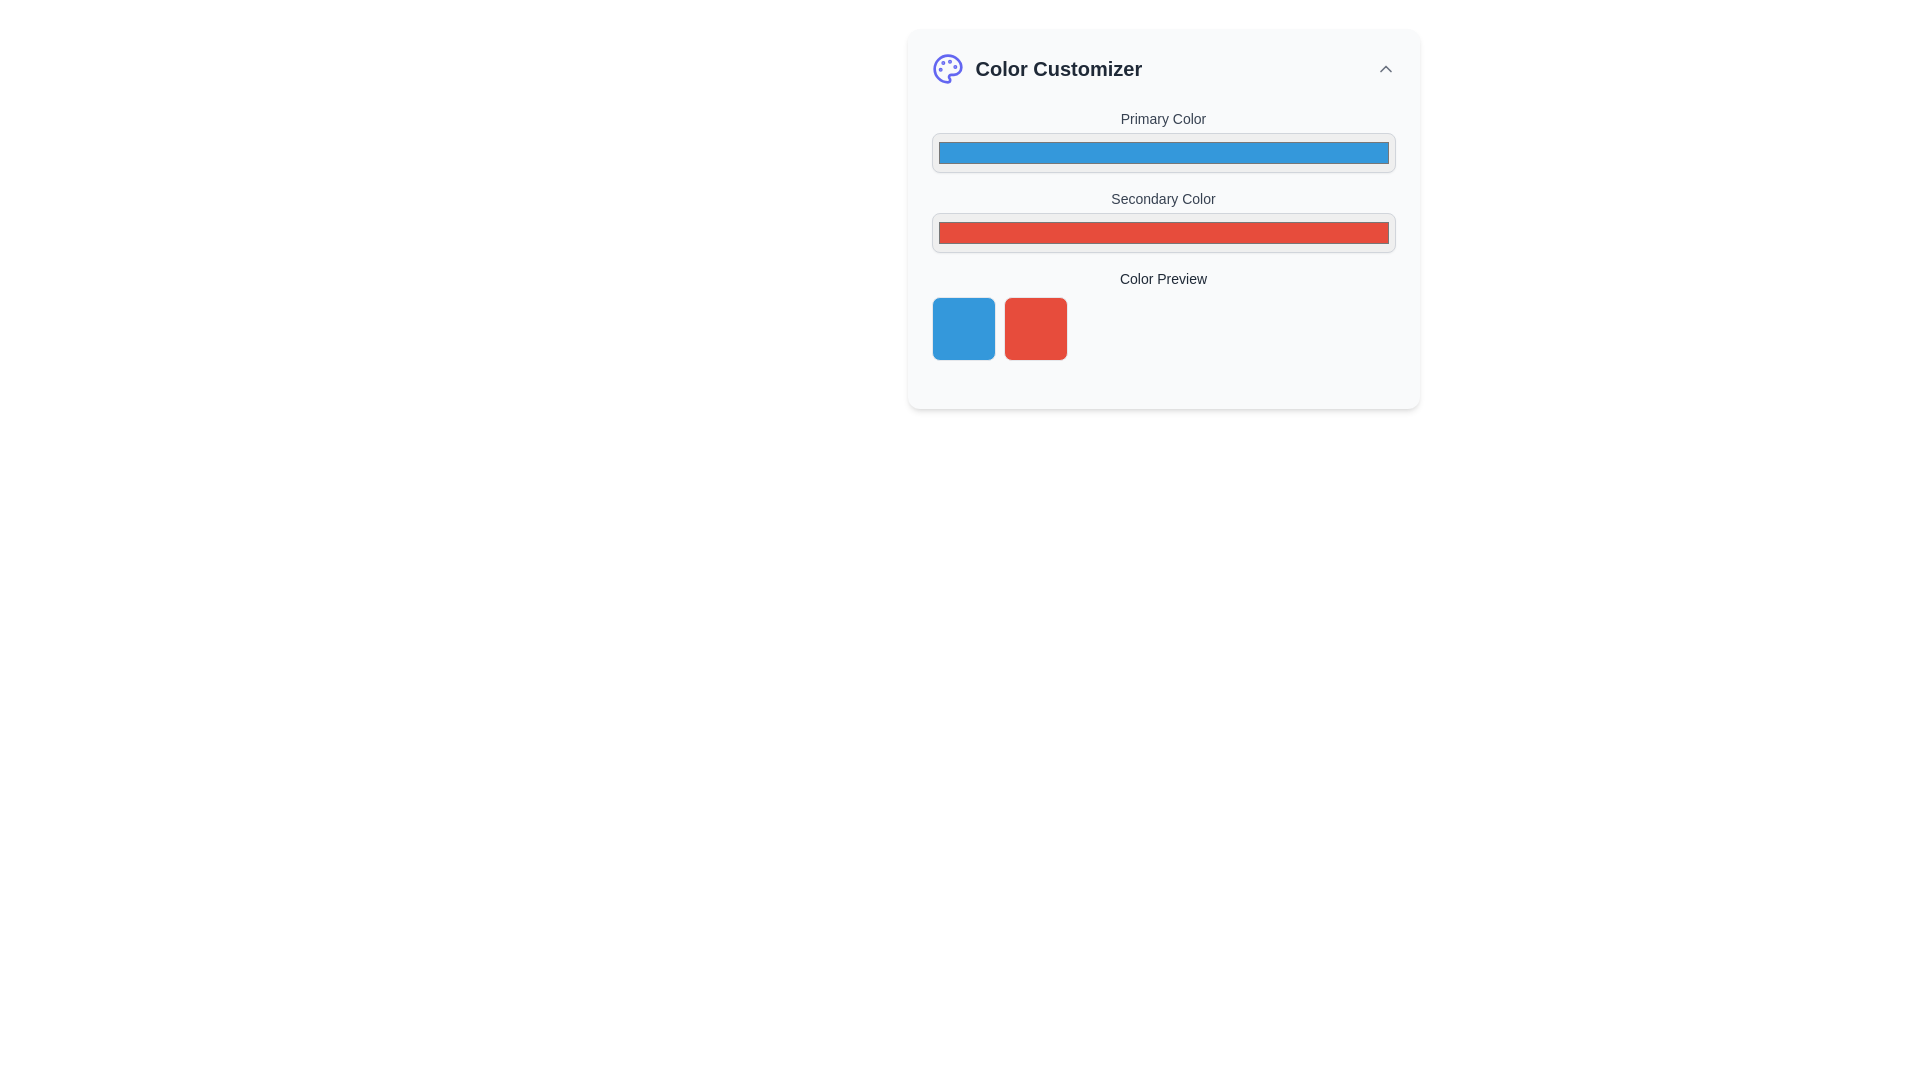 This screenshot has width=1920, height=1080. I want to click on the color, so click(1163, 152).